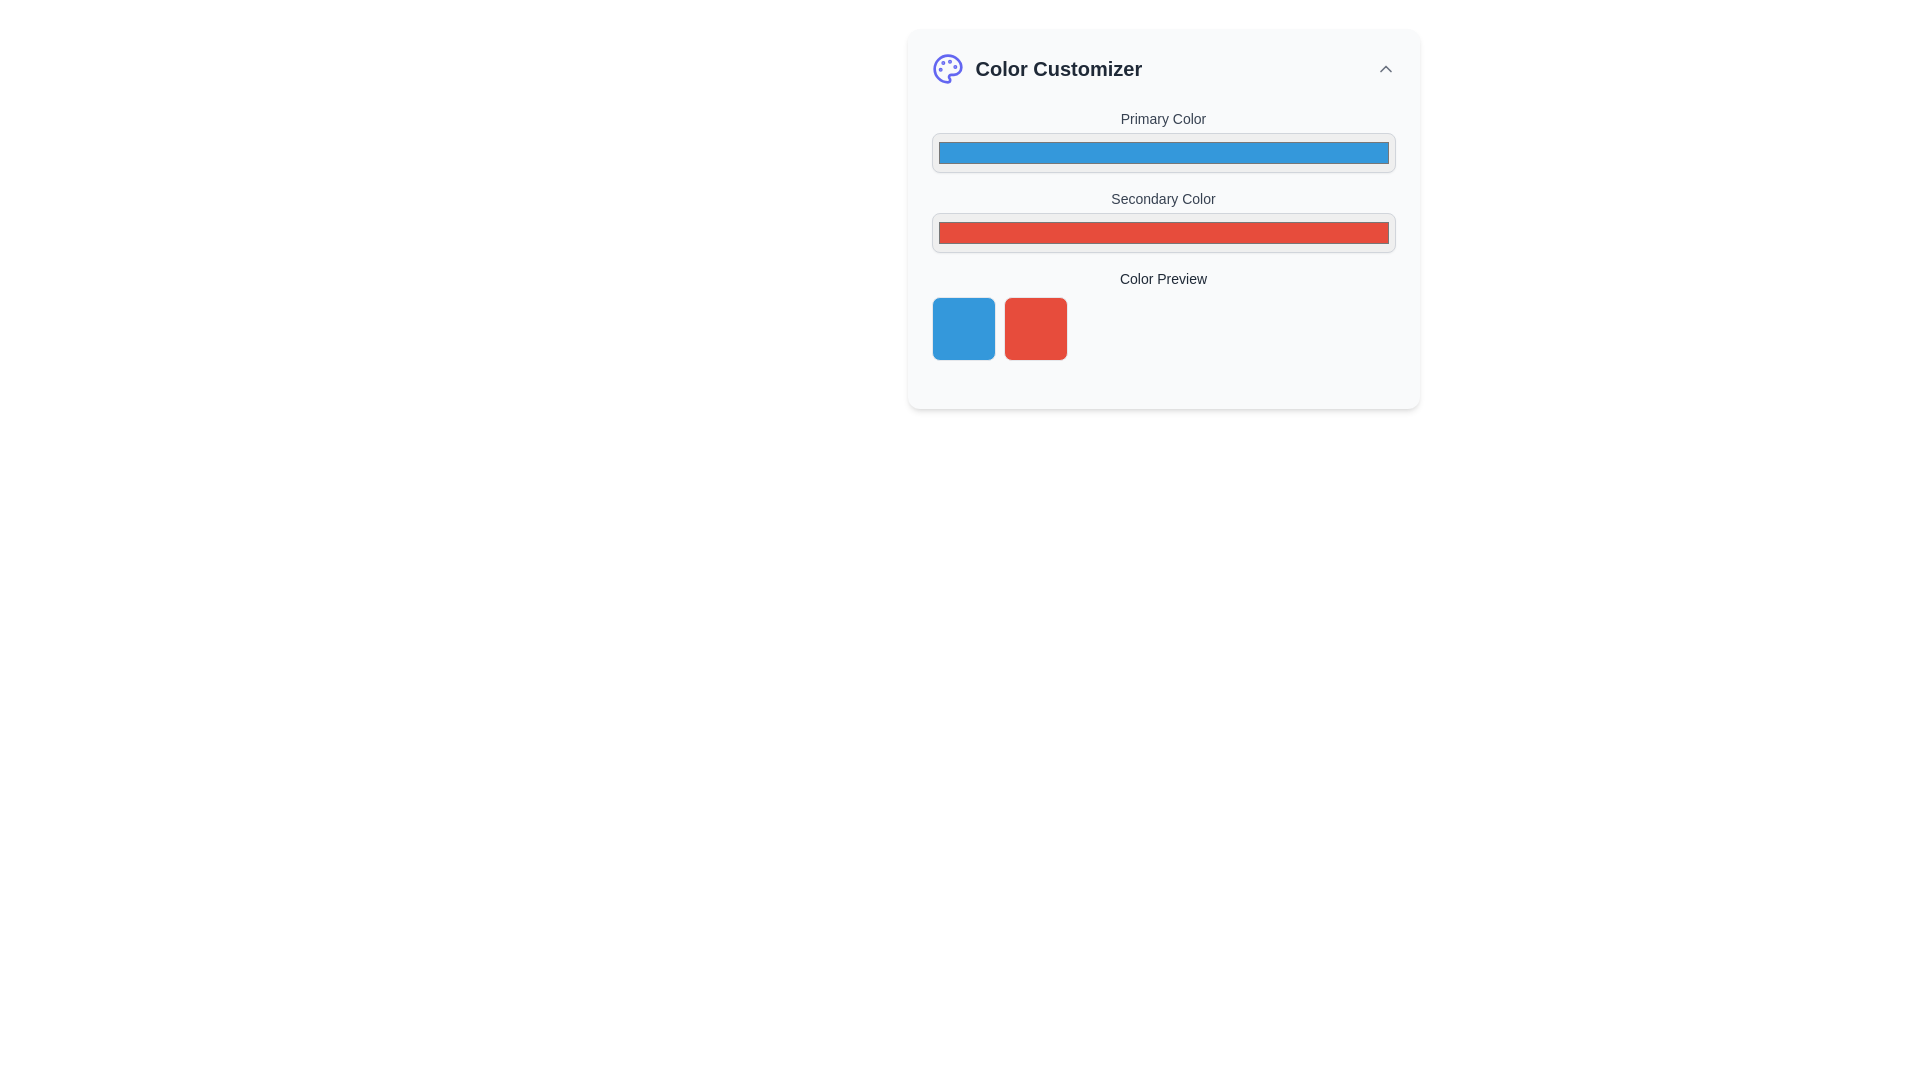 This screenshot has width=1920, height=1080. I want to click on the color, so click(1163, 152).